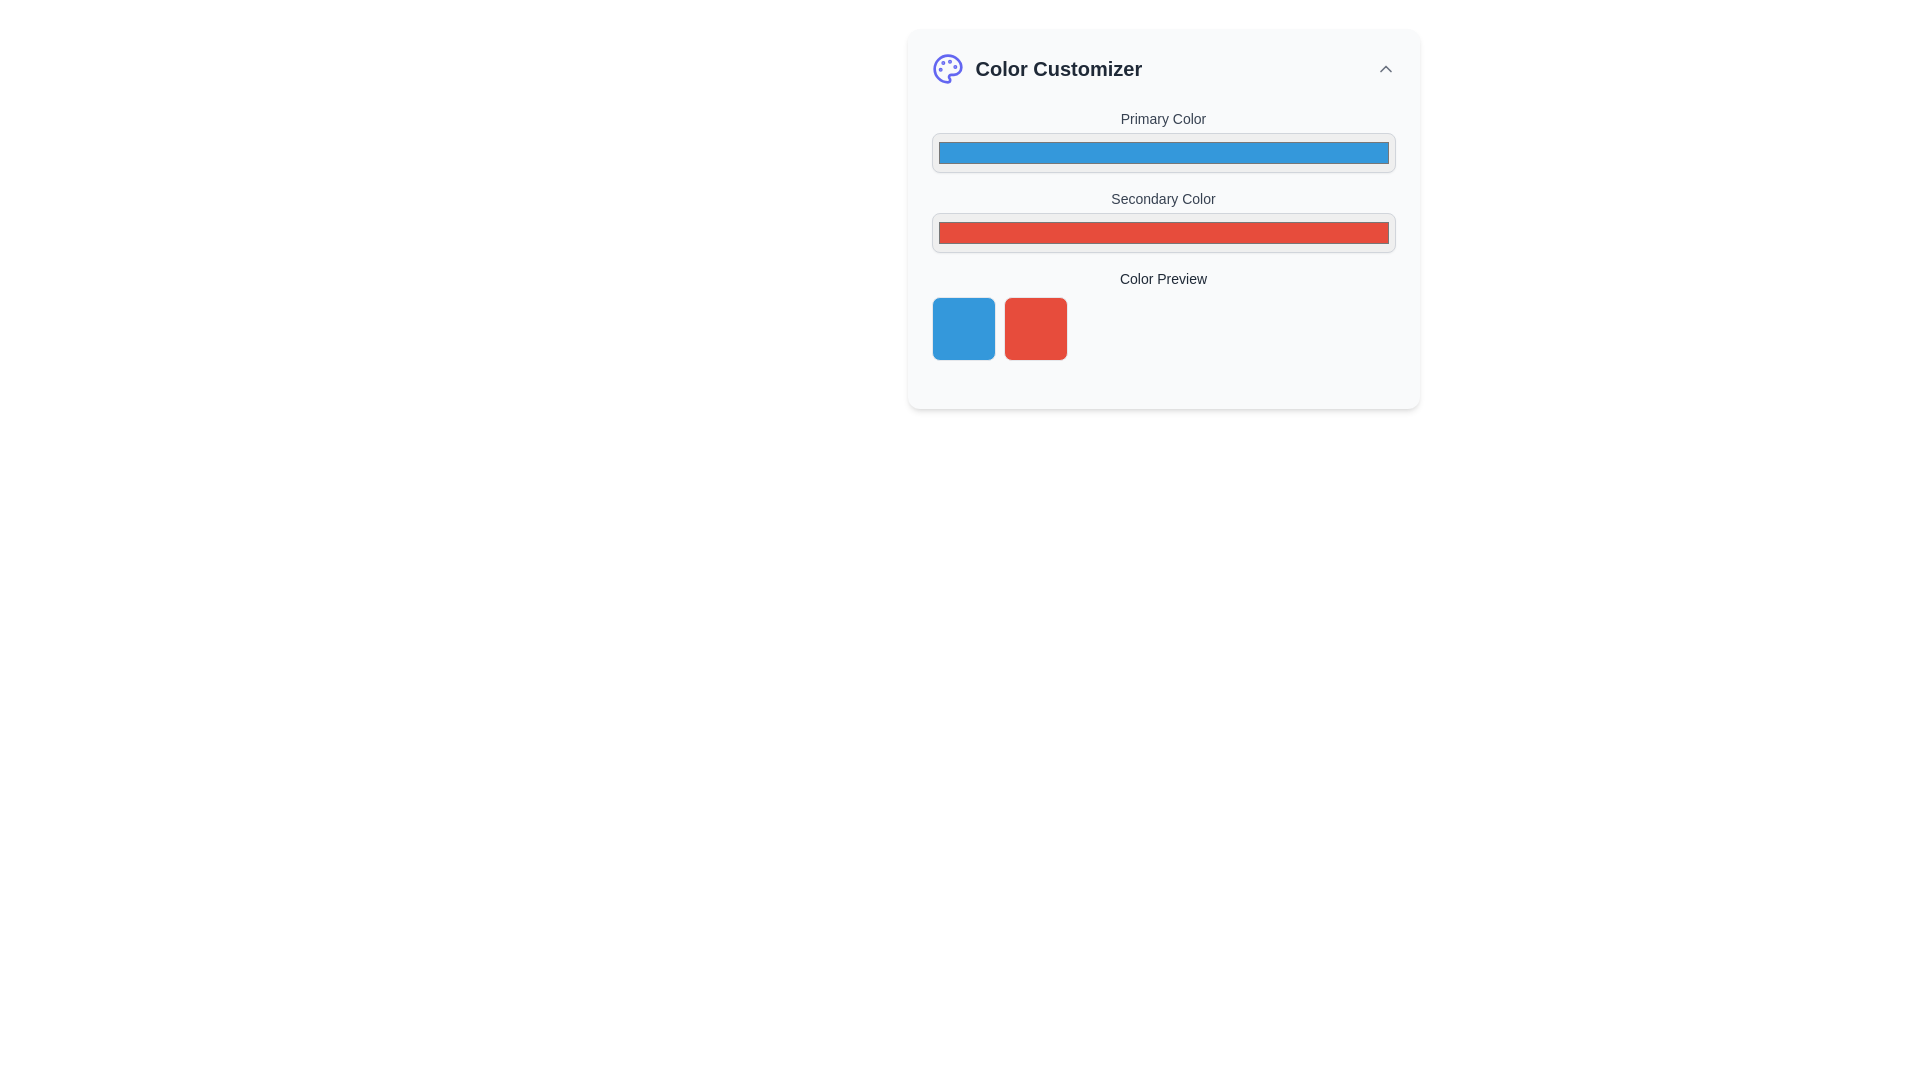 This screenshot has width=1920, height=1080. I want to click on the color, so click(1163, 152).